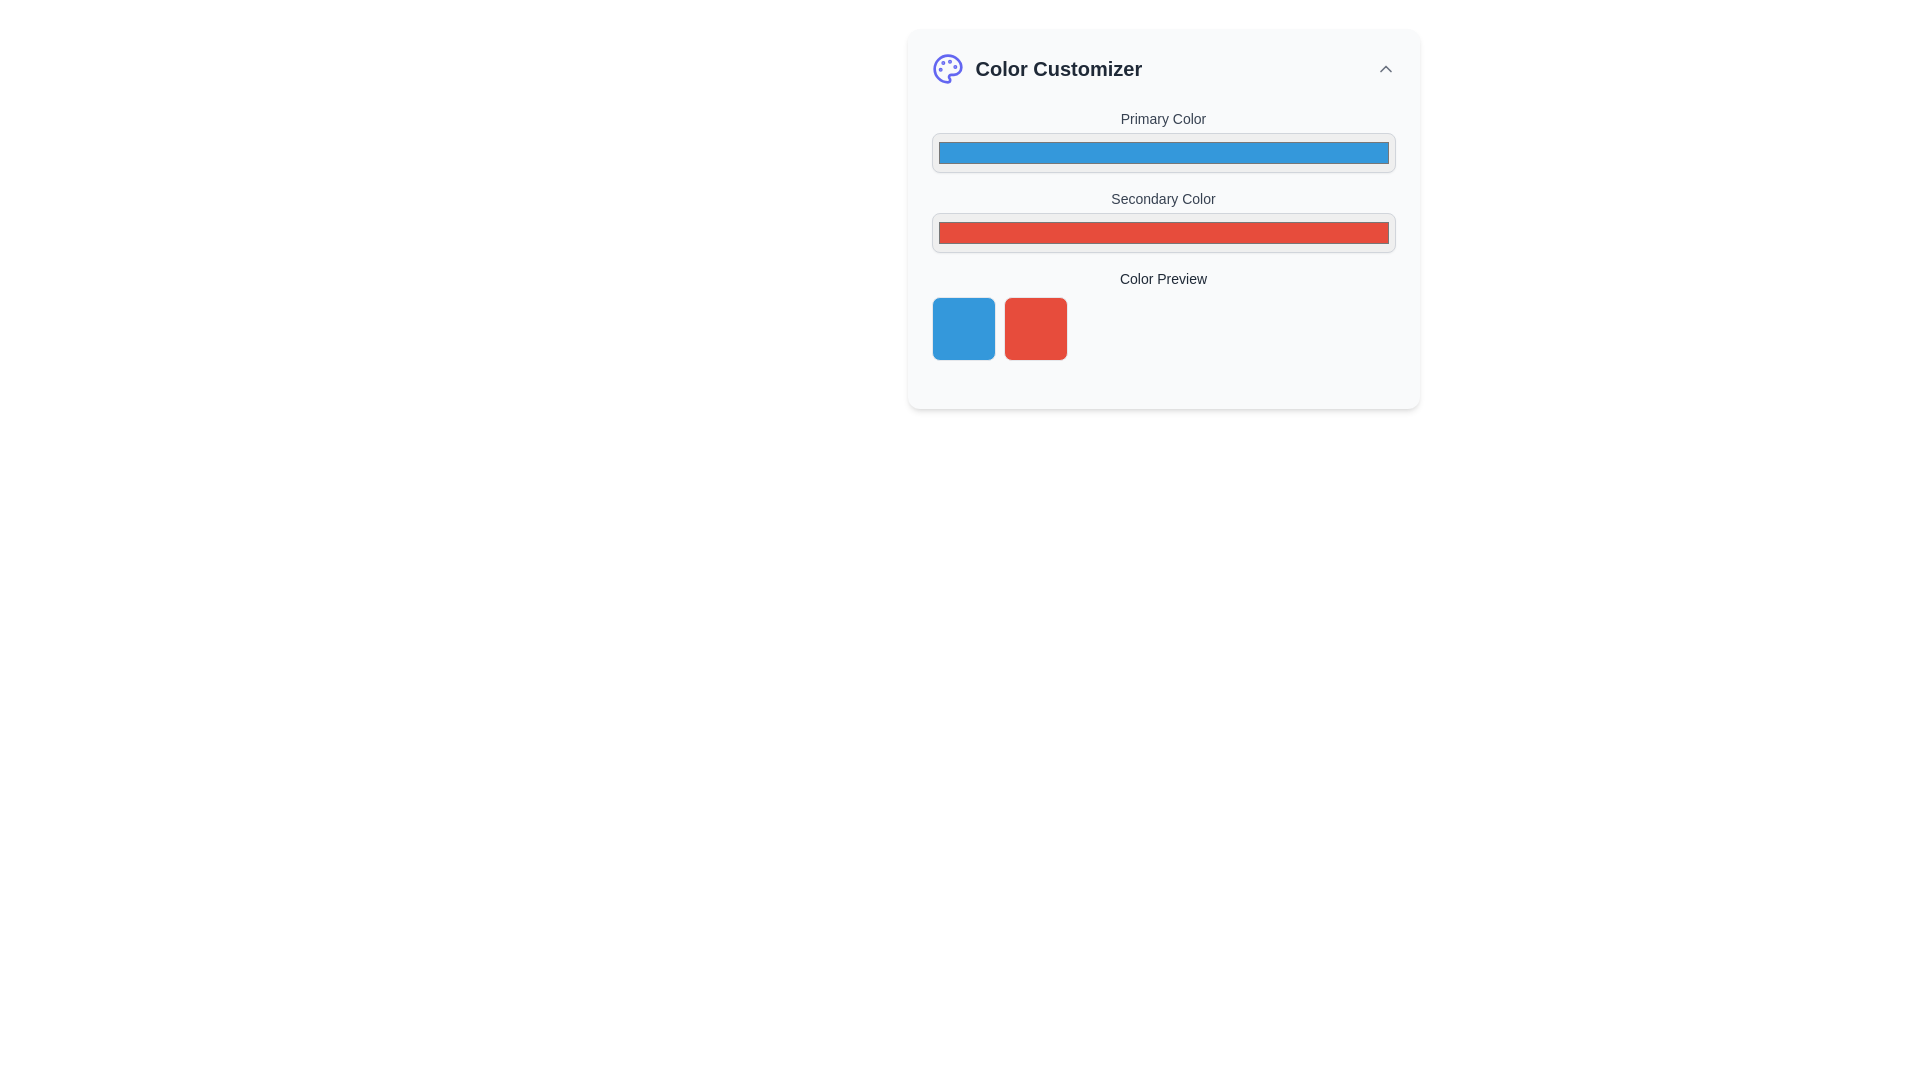 This screenshot has width=1920, height=1080. I want to click on the color, so click(1163, 152).